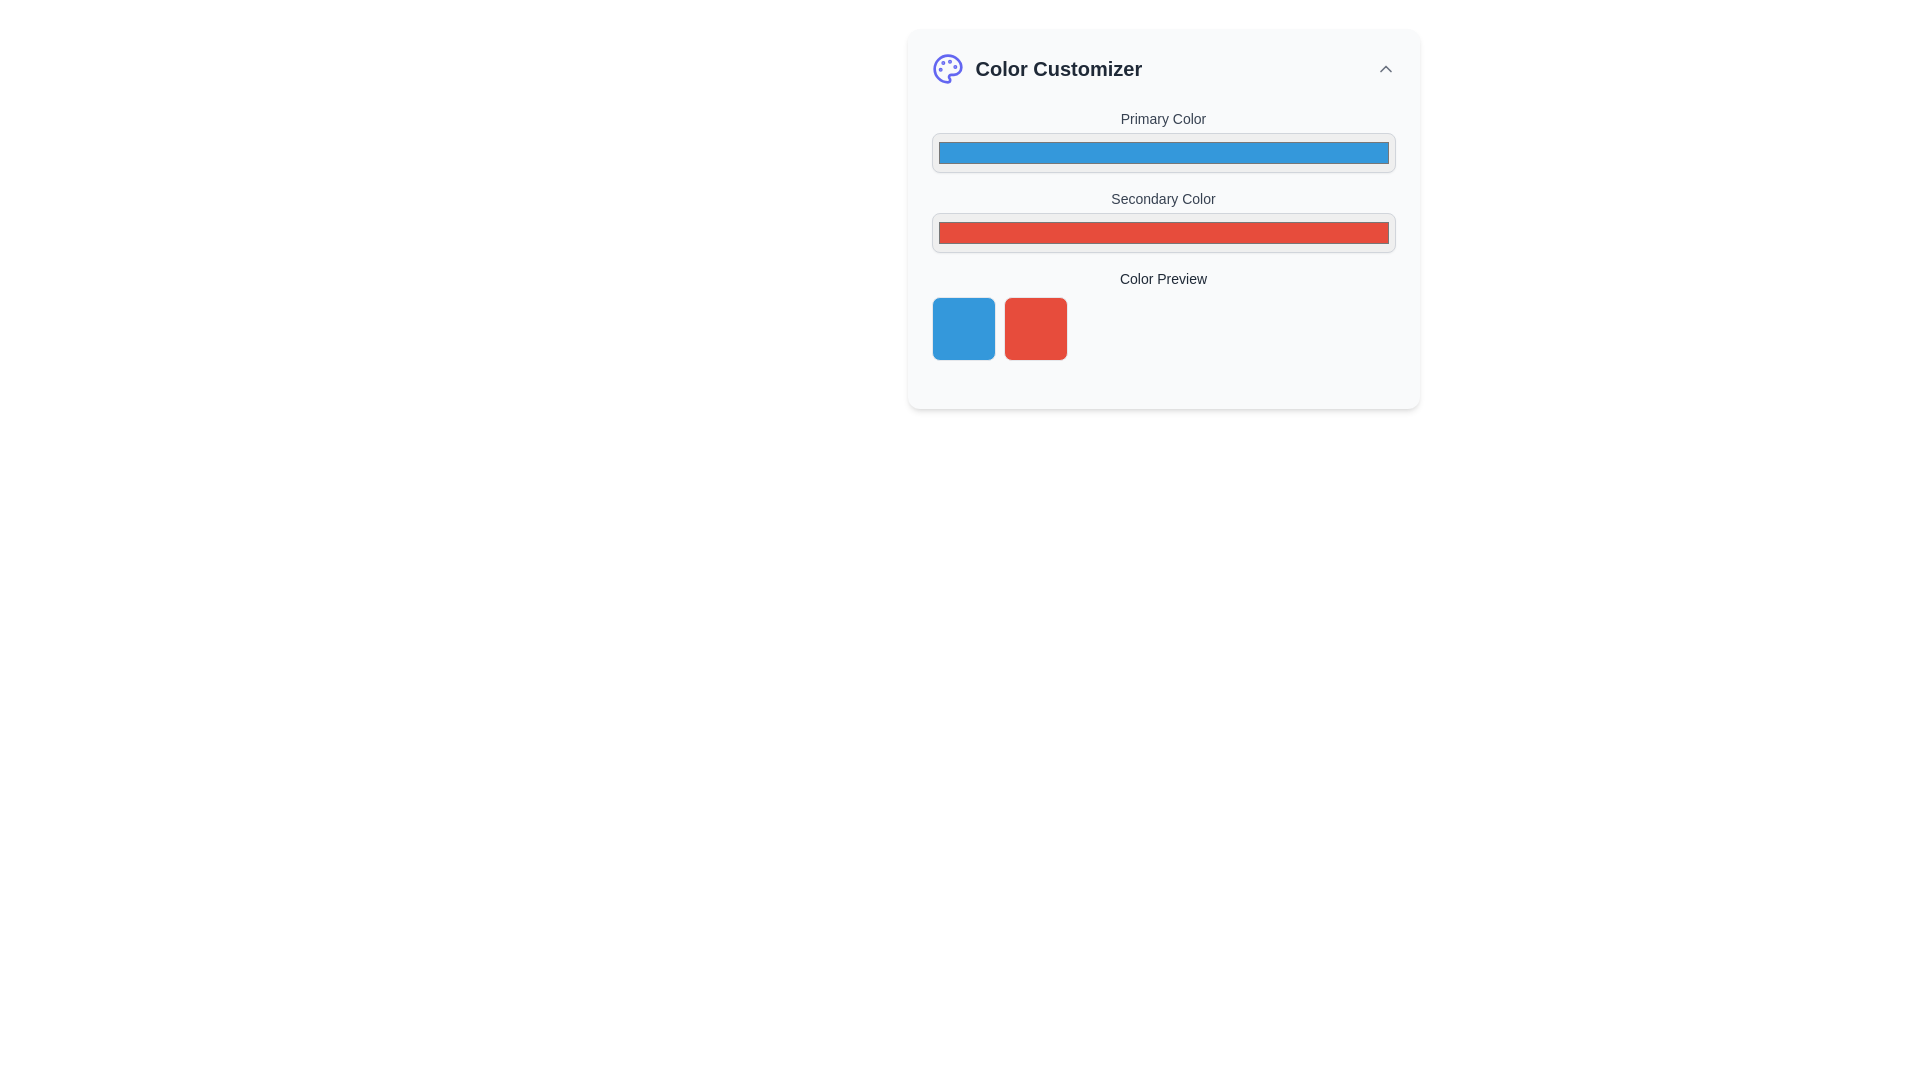 This screenshot has width=1920, height=1080. I want to click on the color, so click(1163, 152).